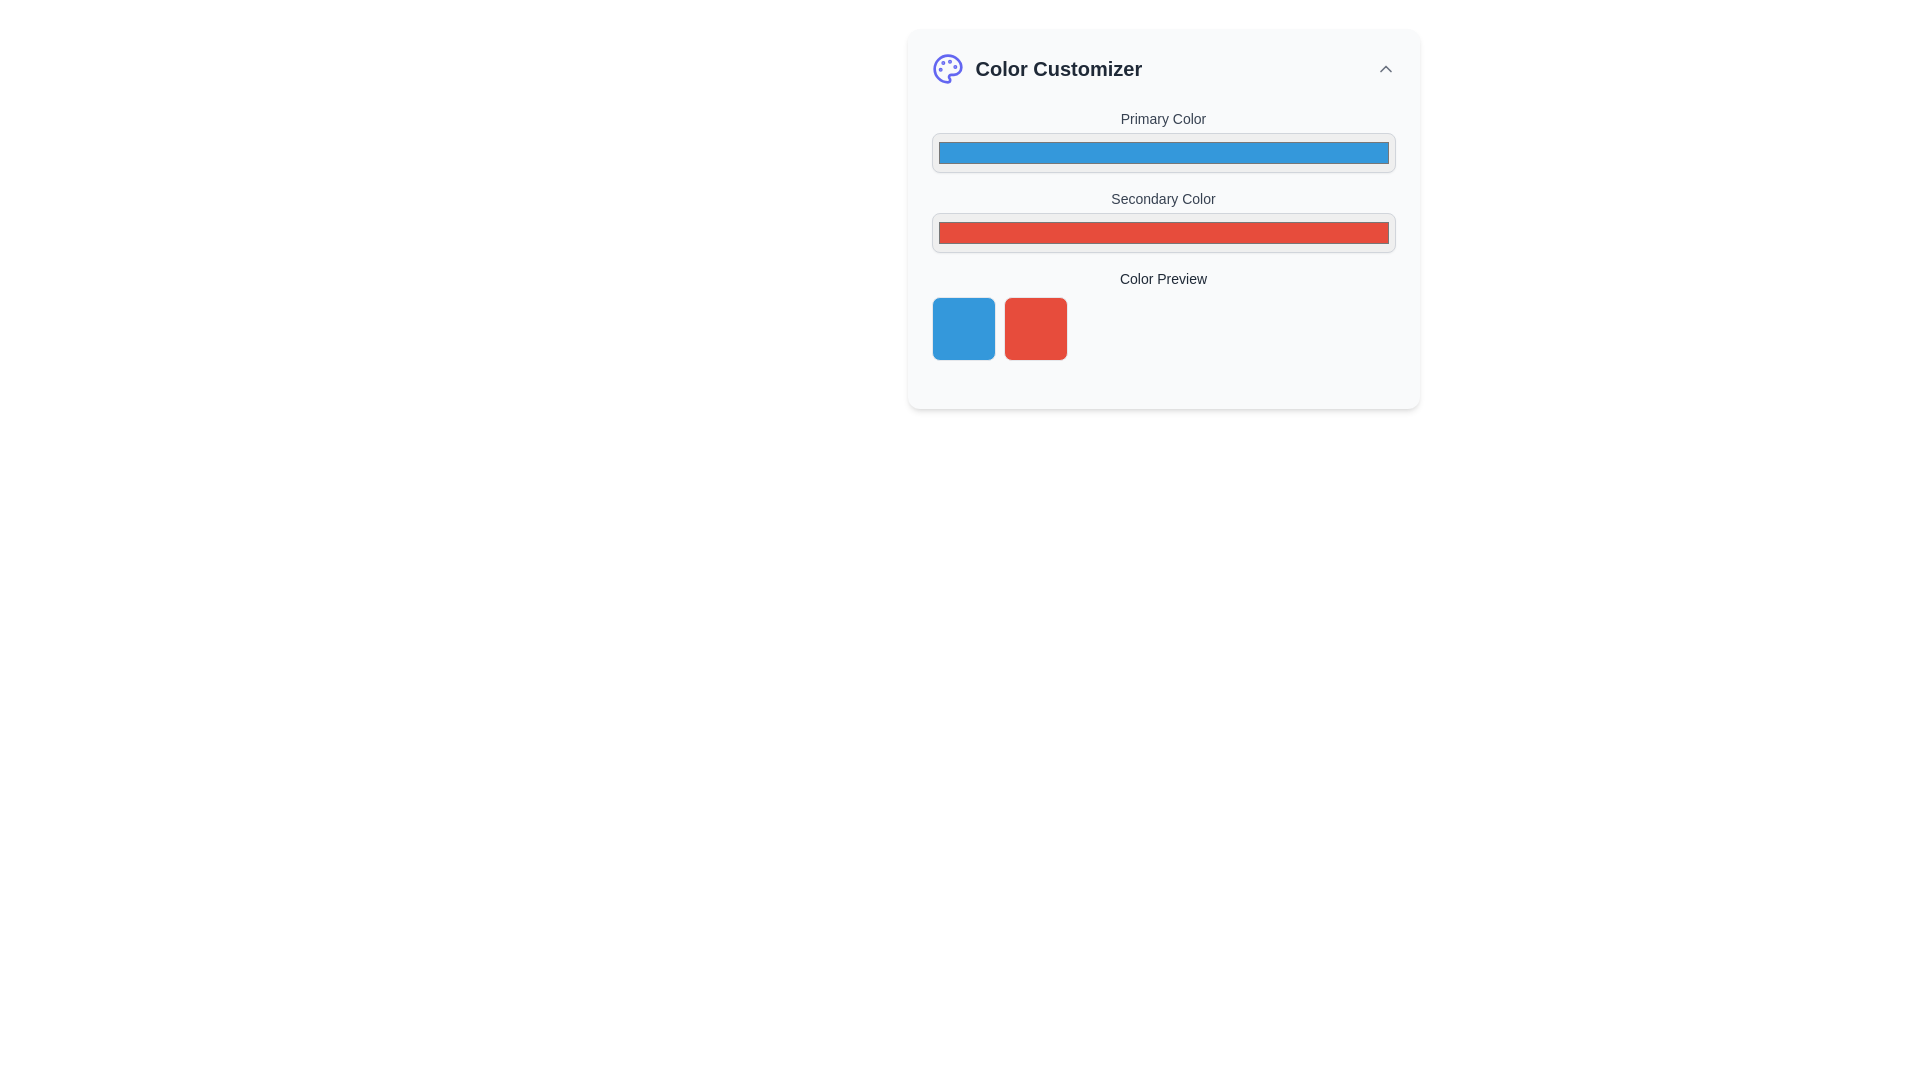 This screenshot has width=1920, height=1080. I want to click on the color, so click(1163, 152).